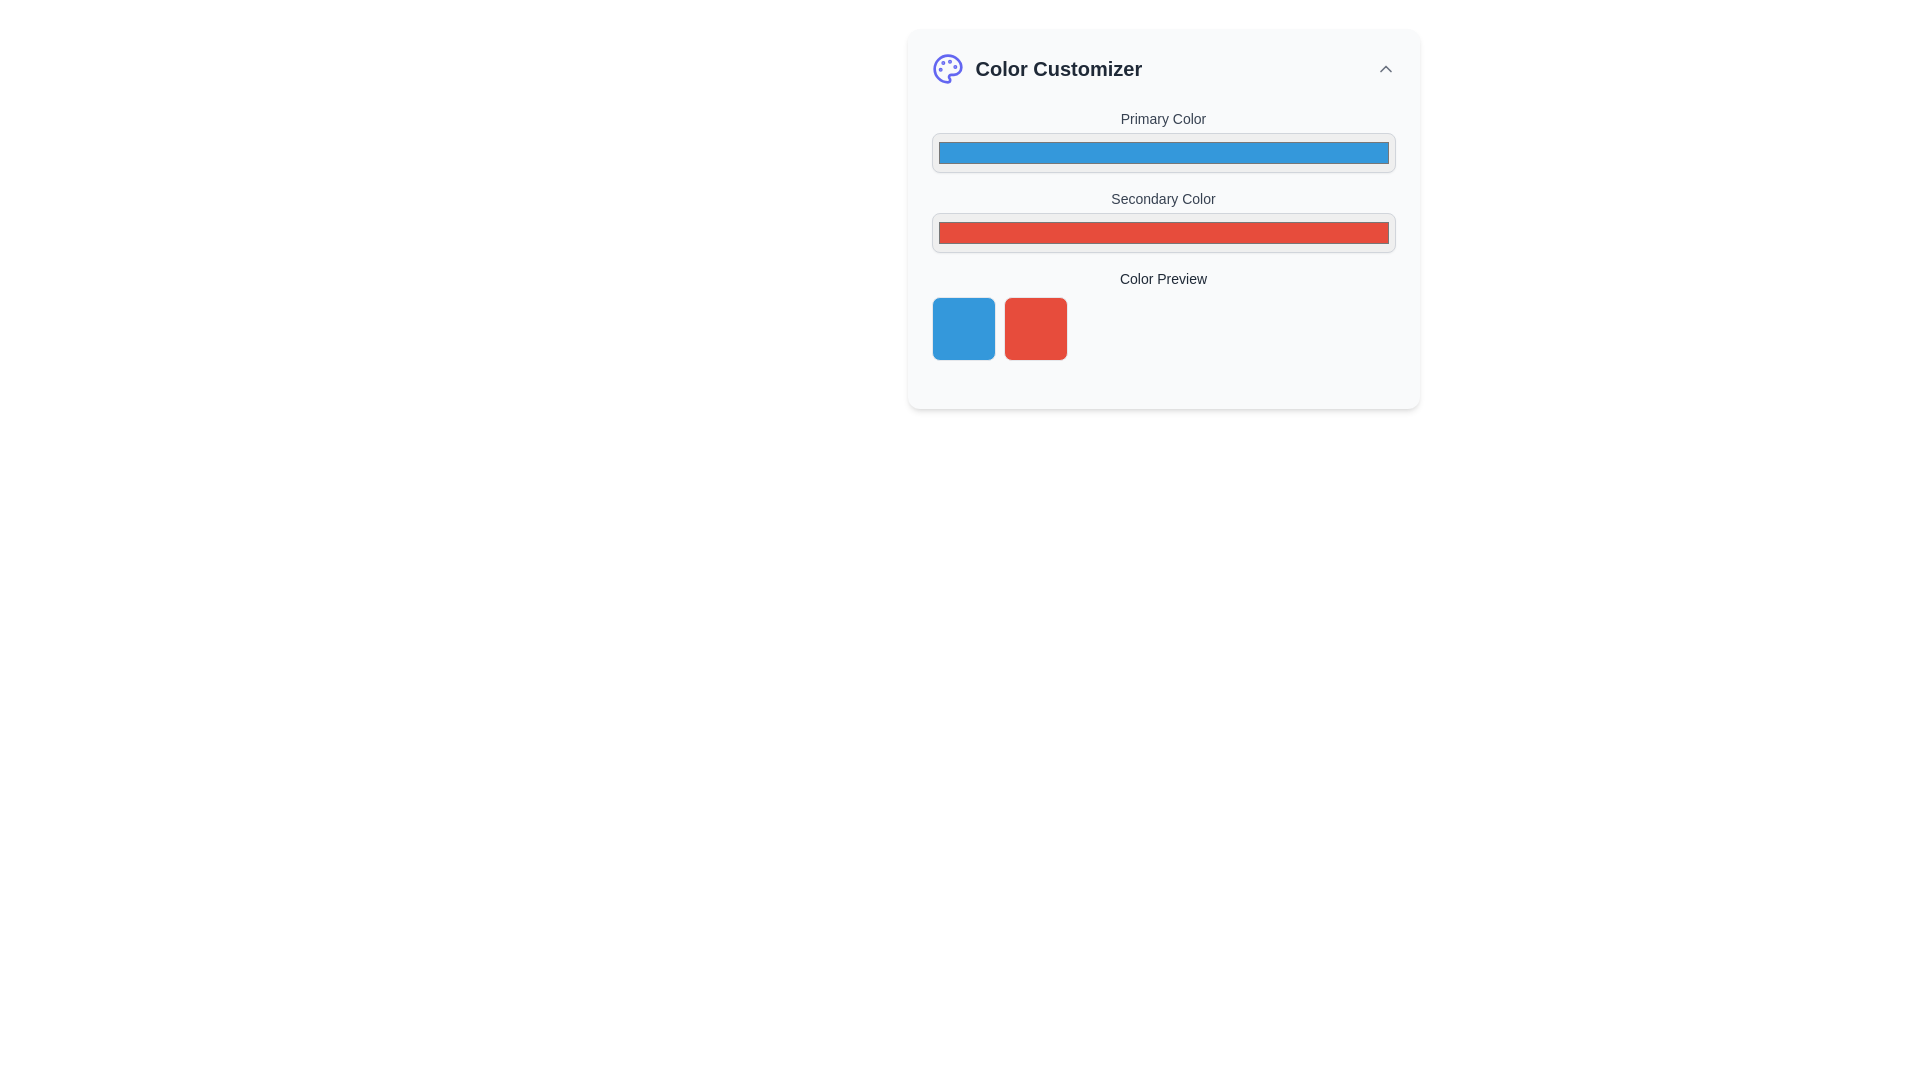 This screenshot has width=1920, height=1080. I want to click on the color, so click(1163, 152).